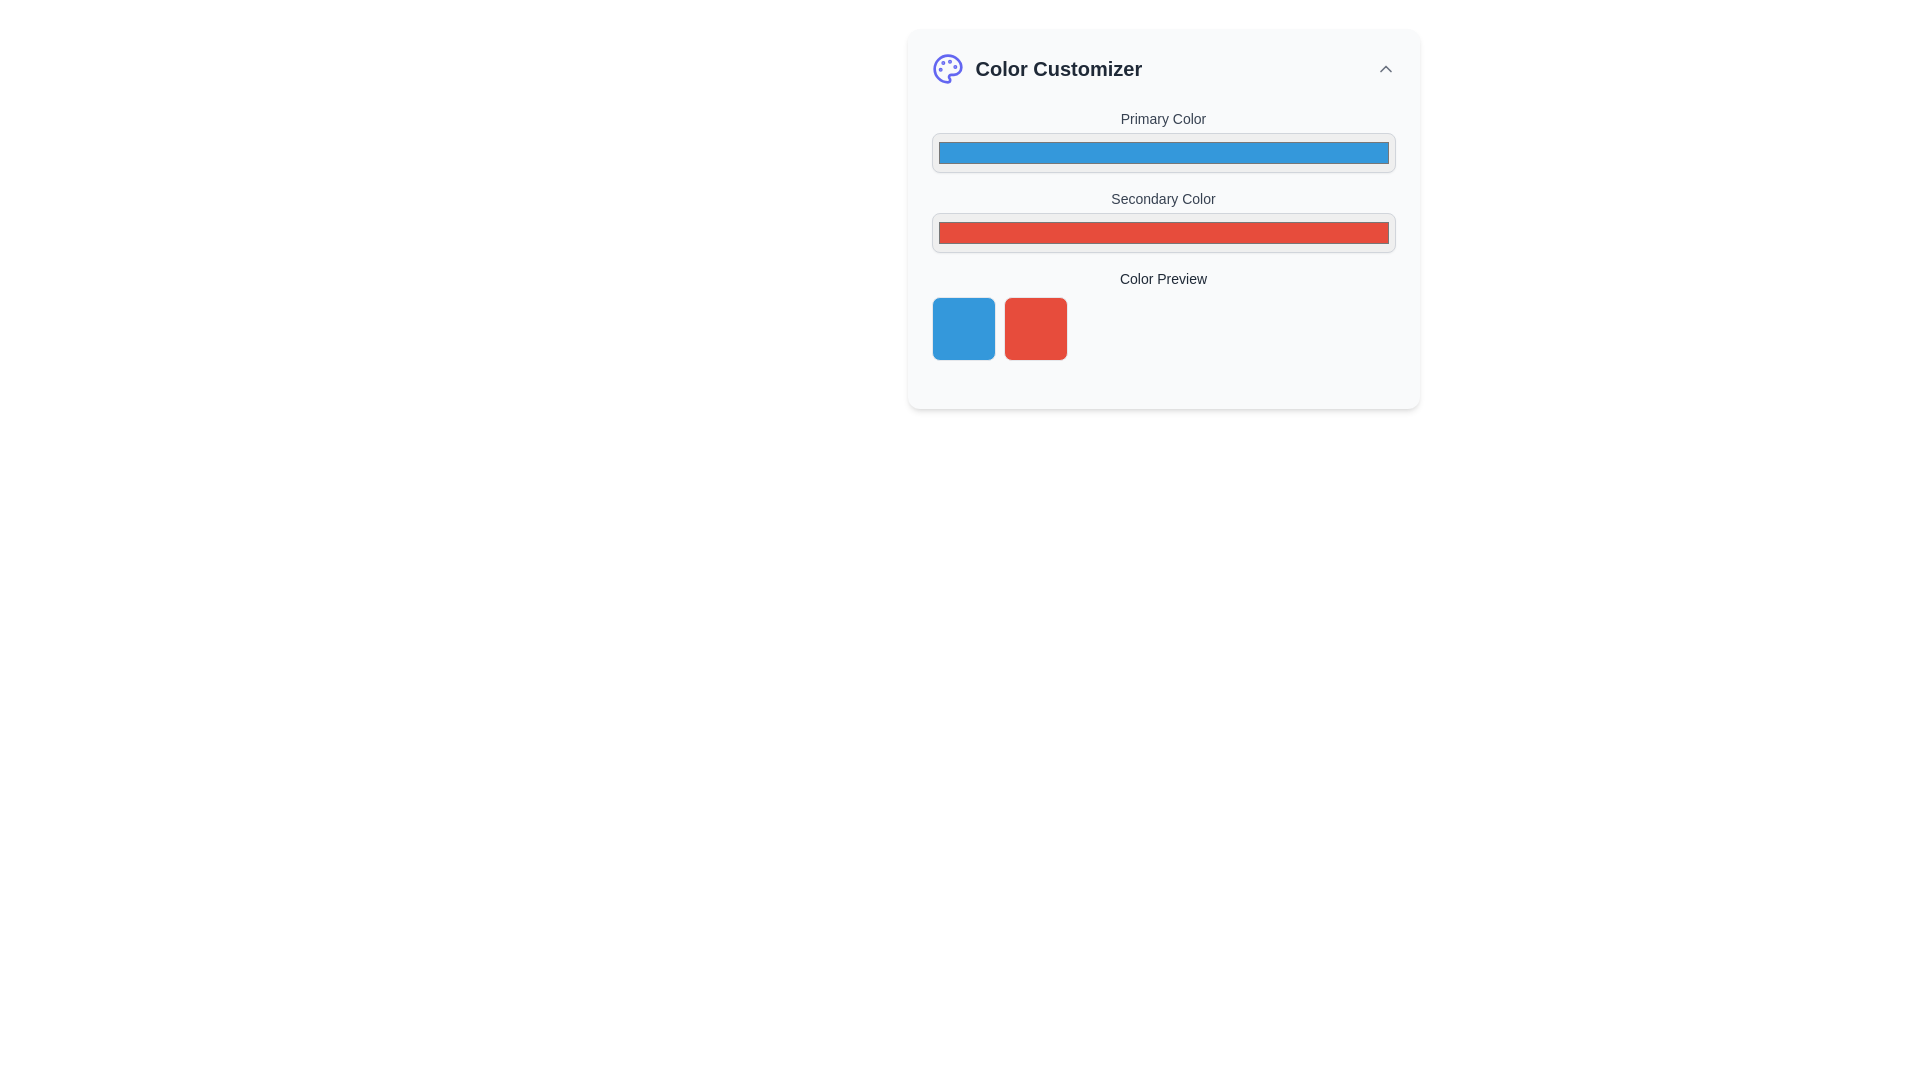 This screenshot has width=1920, height=1080. I want to click on the color, so click(1163, 152).